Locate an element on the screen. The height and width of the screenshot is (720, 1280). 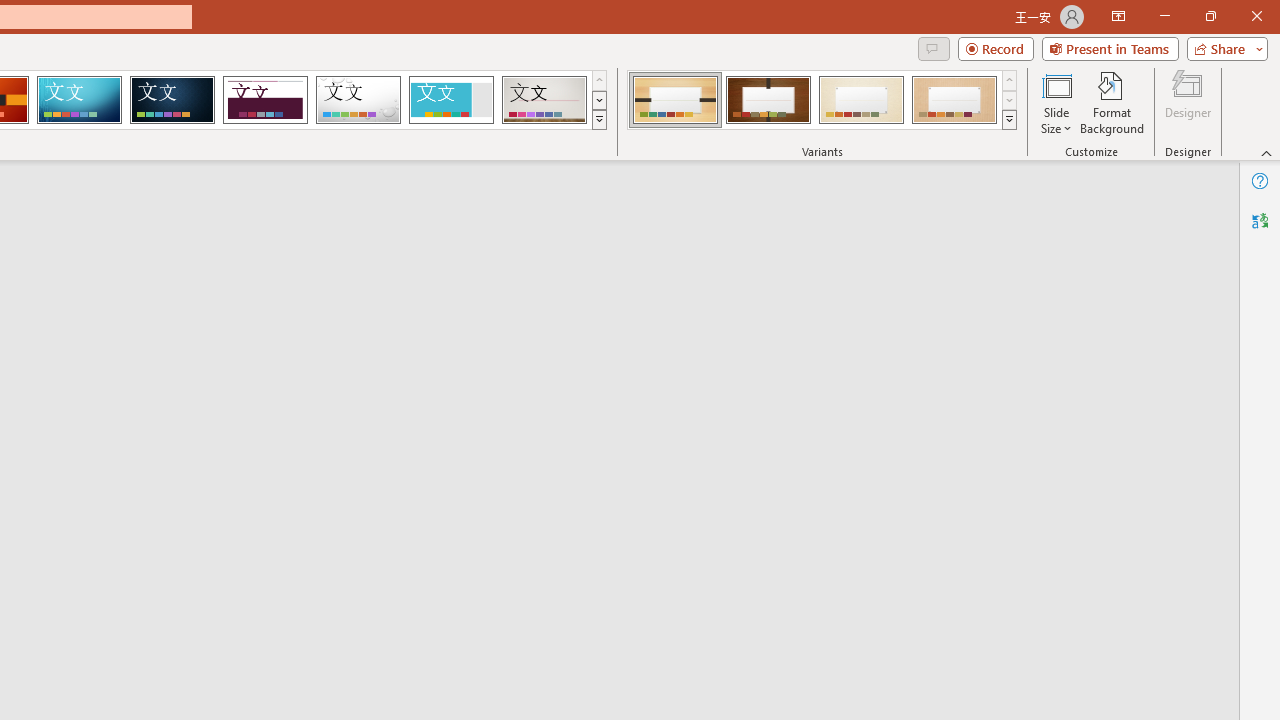
'Dividend' is located at coordinates (264, 100).